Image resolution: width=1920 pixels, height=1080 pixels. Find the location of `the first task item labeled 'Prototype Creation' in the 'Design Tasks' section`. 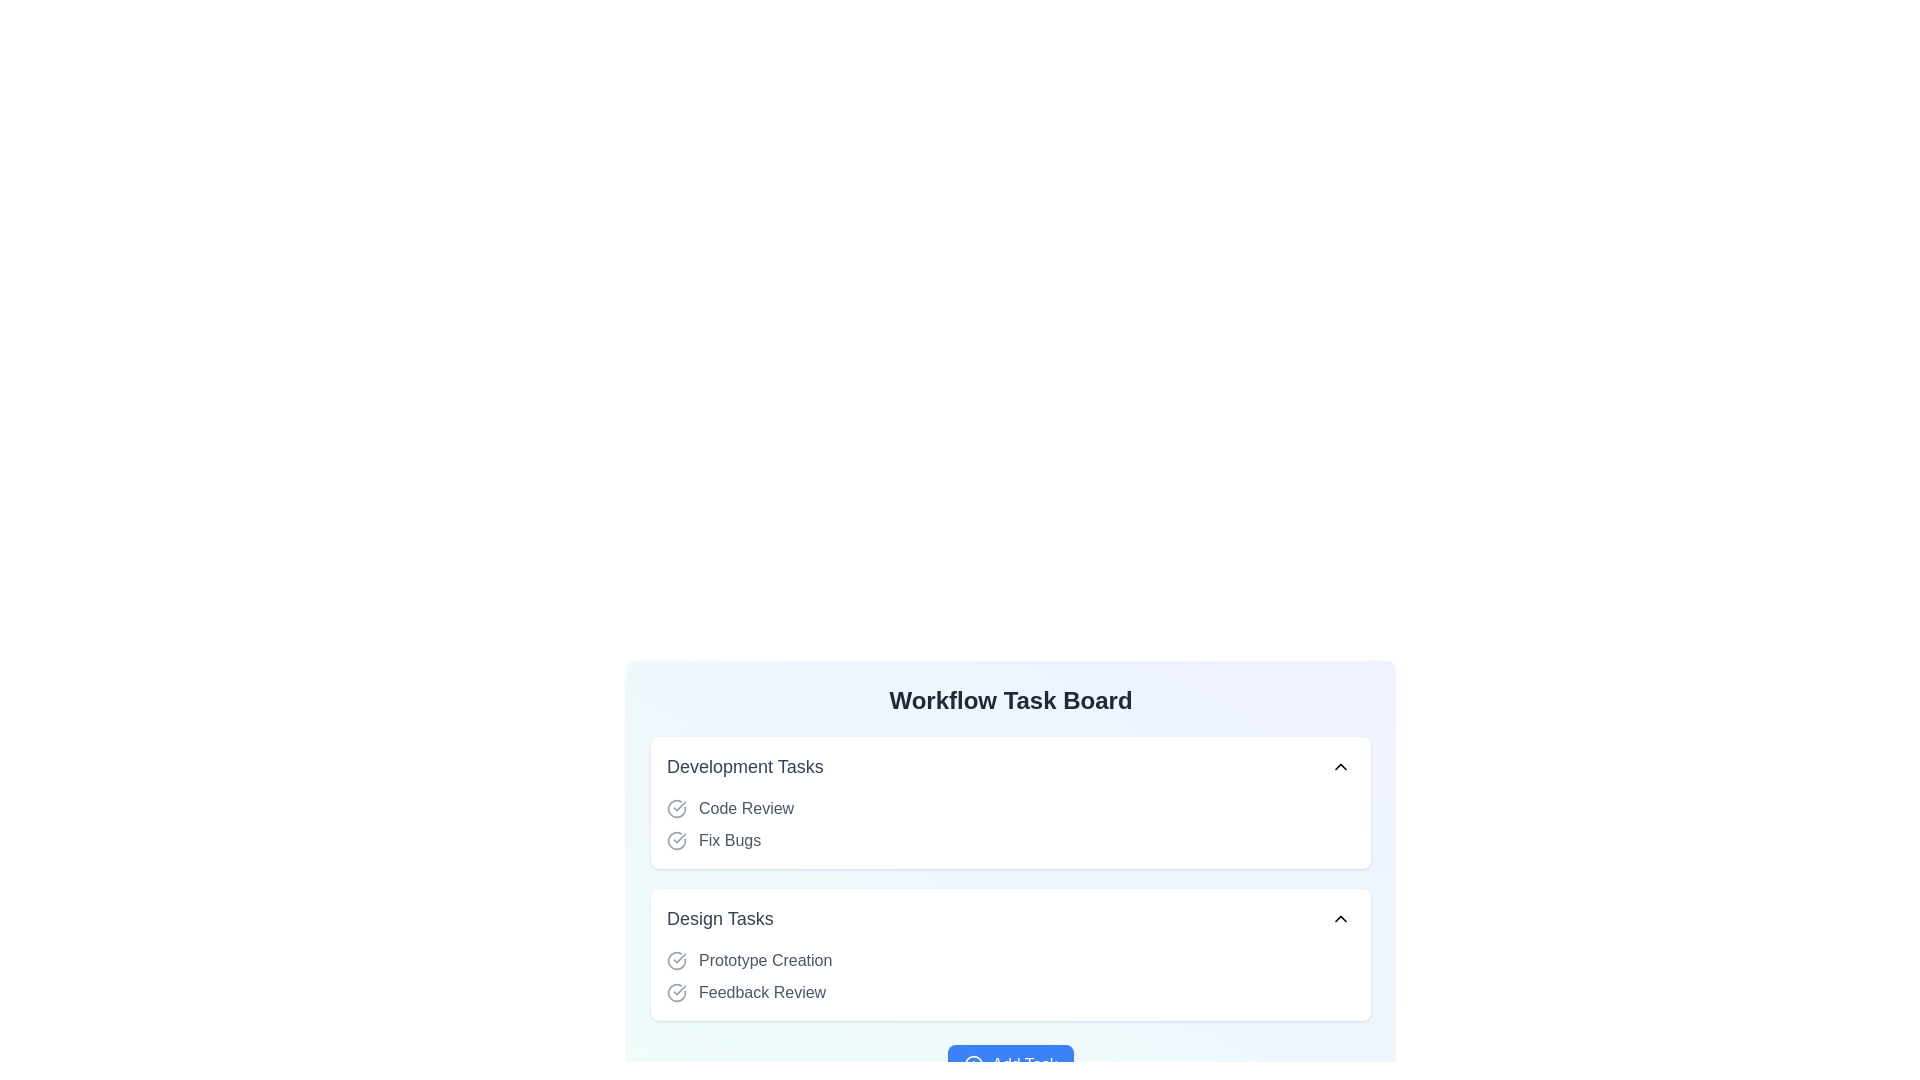

the first task item labeled 'Prototype Creation' in the 'Design Tasks' section is located at coordinates (1011, 959).